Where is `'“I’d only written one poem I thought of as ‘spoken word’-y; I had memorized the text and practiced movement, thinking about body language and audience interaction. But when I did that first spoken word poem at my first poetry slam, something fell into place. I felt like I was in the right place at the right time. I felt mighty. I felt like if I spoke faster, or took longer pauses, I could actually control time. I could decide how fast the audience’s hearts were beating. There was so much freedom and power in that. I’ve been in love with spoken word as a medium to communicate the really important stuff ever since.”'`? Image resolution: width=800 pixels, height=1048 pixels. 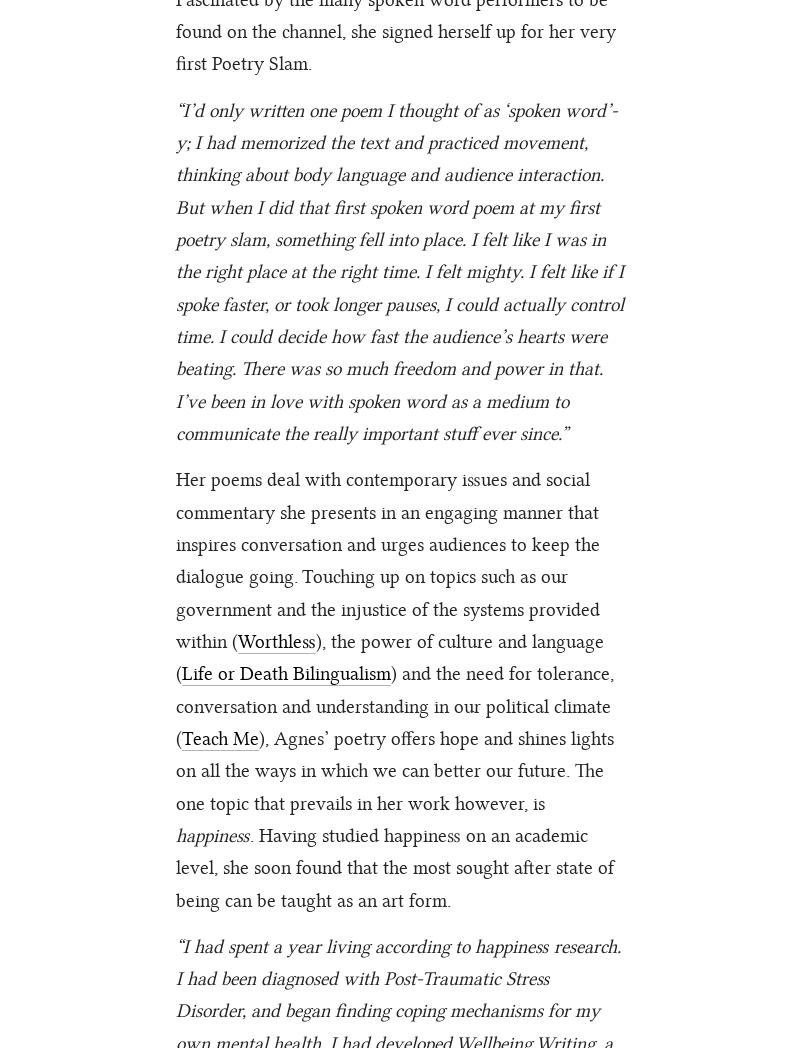
'“I’d only written one poem I thought of as ‘spoken word’-y; I had memorized the text and practiced movement, thinking about body language and audience interaction. But when I did that first spoken word poem at my first poetry slam, something fell into place. I felt like I was in the right place at the right time. I felt mighty. I felt like if I spoke faster, or took longer pauses, I could actually control time. I could decide how fast the audience’s hearts were beating. There was so much freedom and power in that. I’ve been in love with spoken word as a medium to communicate the really important stuff ever since.”' is located at coordinates (400, 270).